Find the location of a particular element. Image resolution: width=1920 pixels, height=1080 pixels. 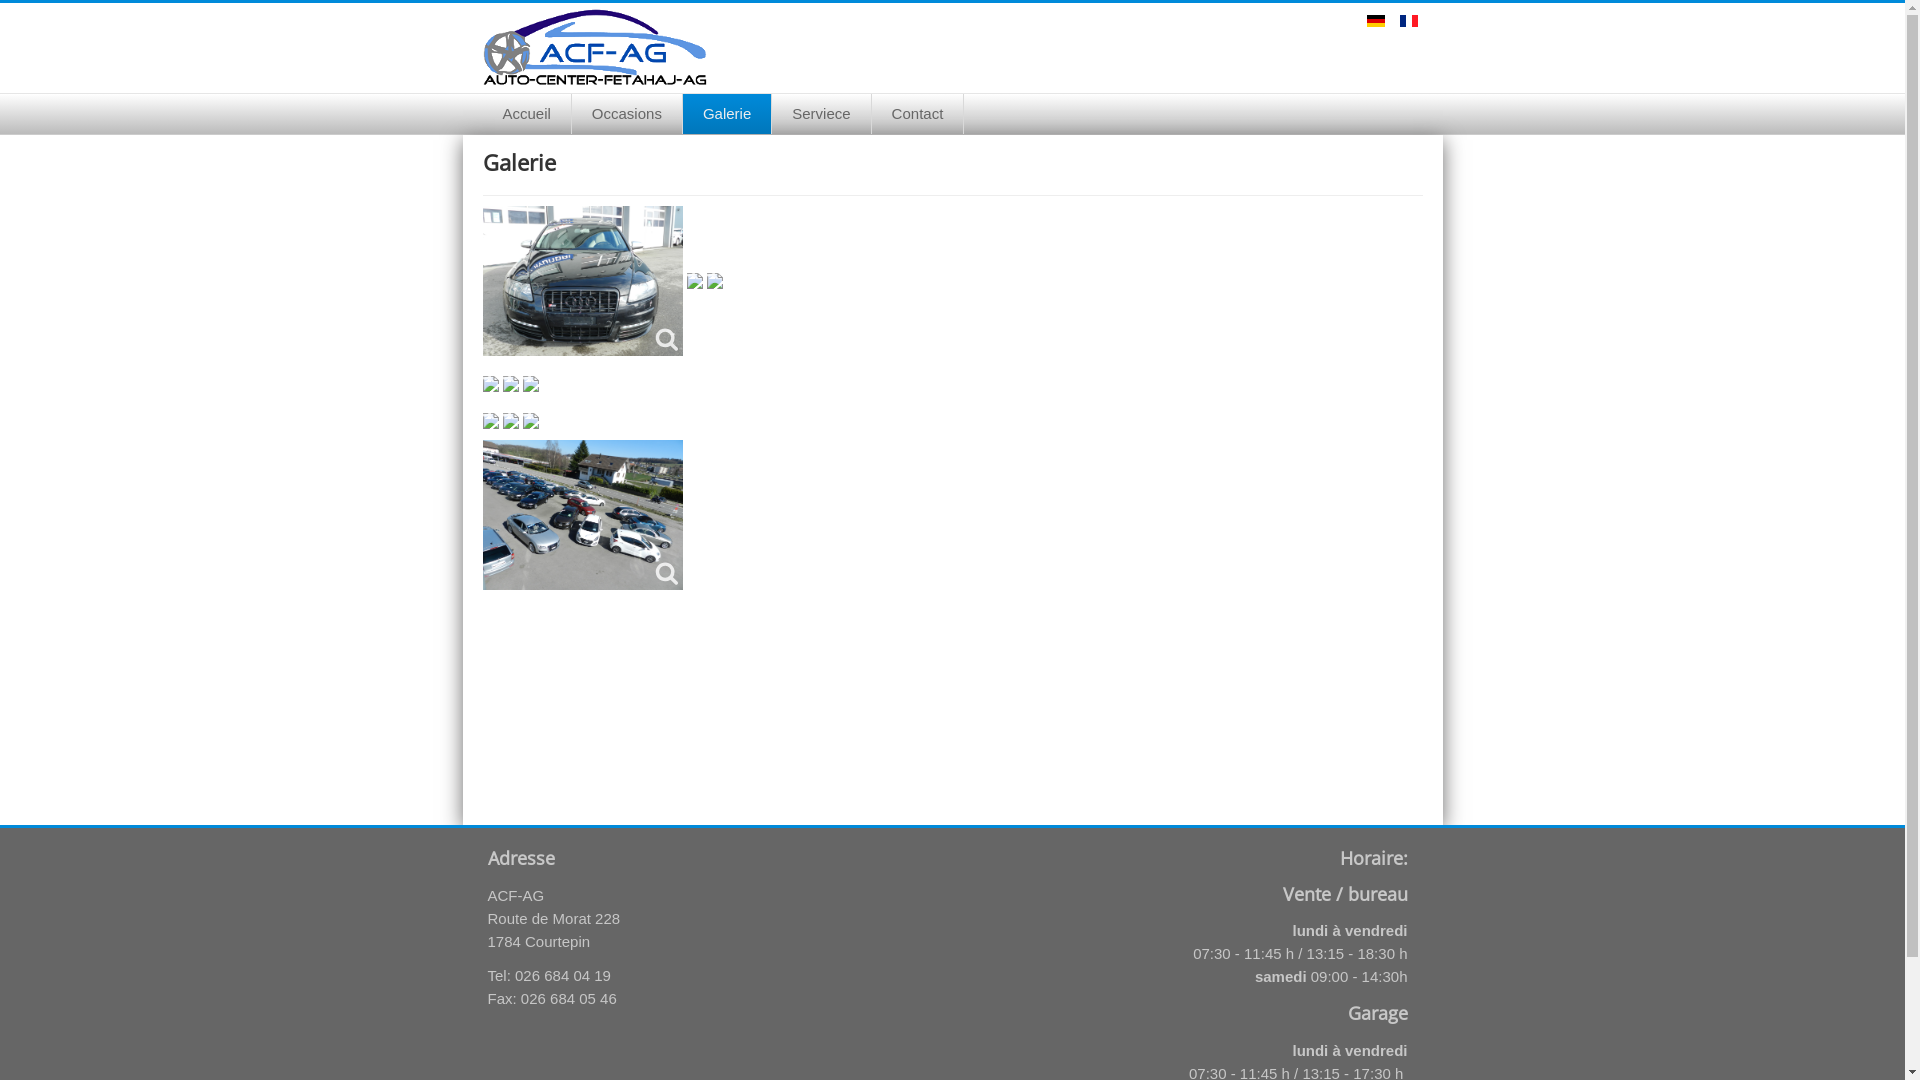

'Accueil' is located at coordinates (526, 114).